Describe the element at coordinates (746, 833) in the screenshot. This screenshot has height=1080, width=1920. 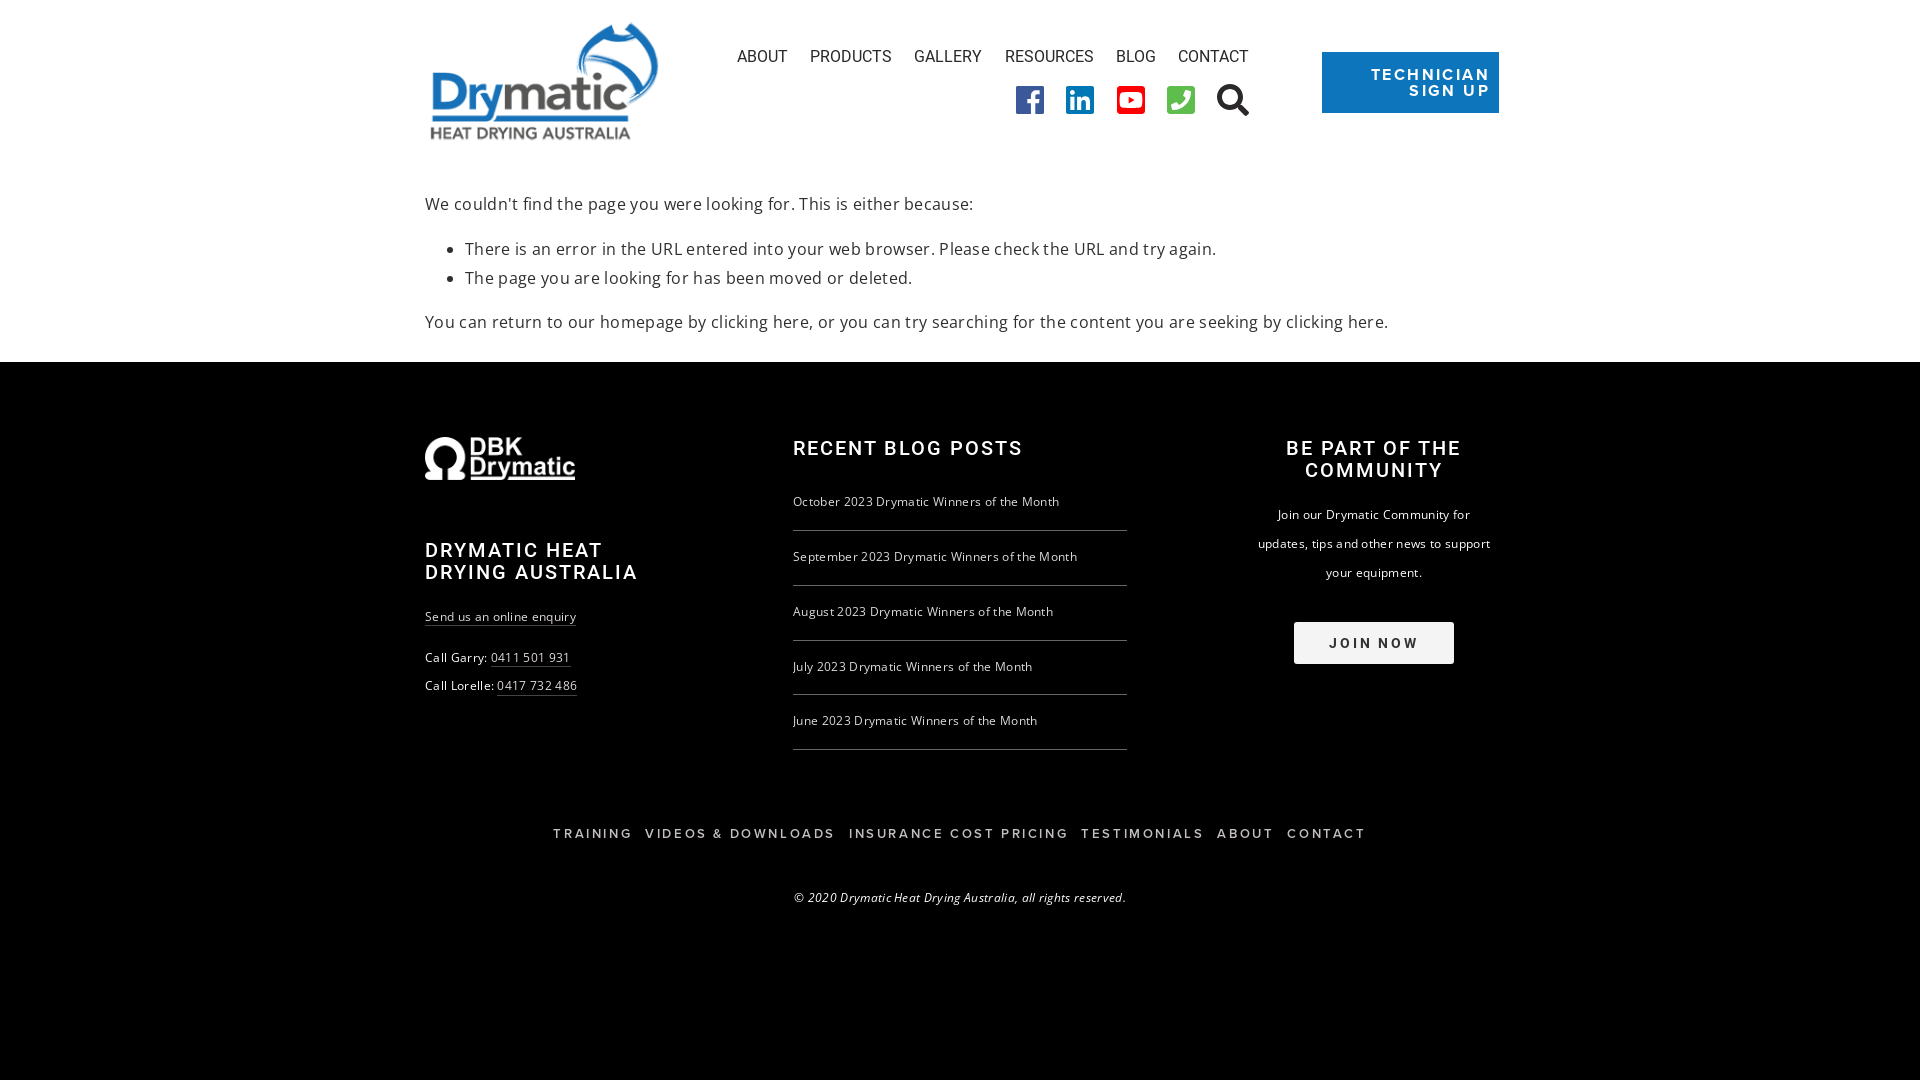
I see `'VIDEOS & DOWNLOADS'` at that location.